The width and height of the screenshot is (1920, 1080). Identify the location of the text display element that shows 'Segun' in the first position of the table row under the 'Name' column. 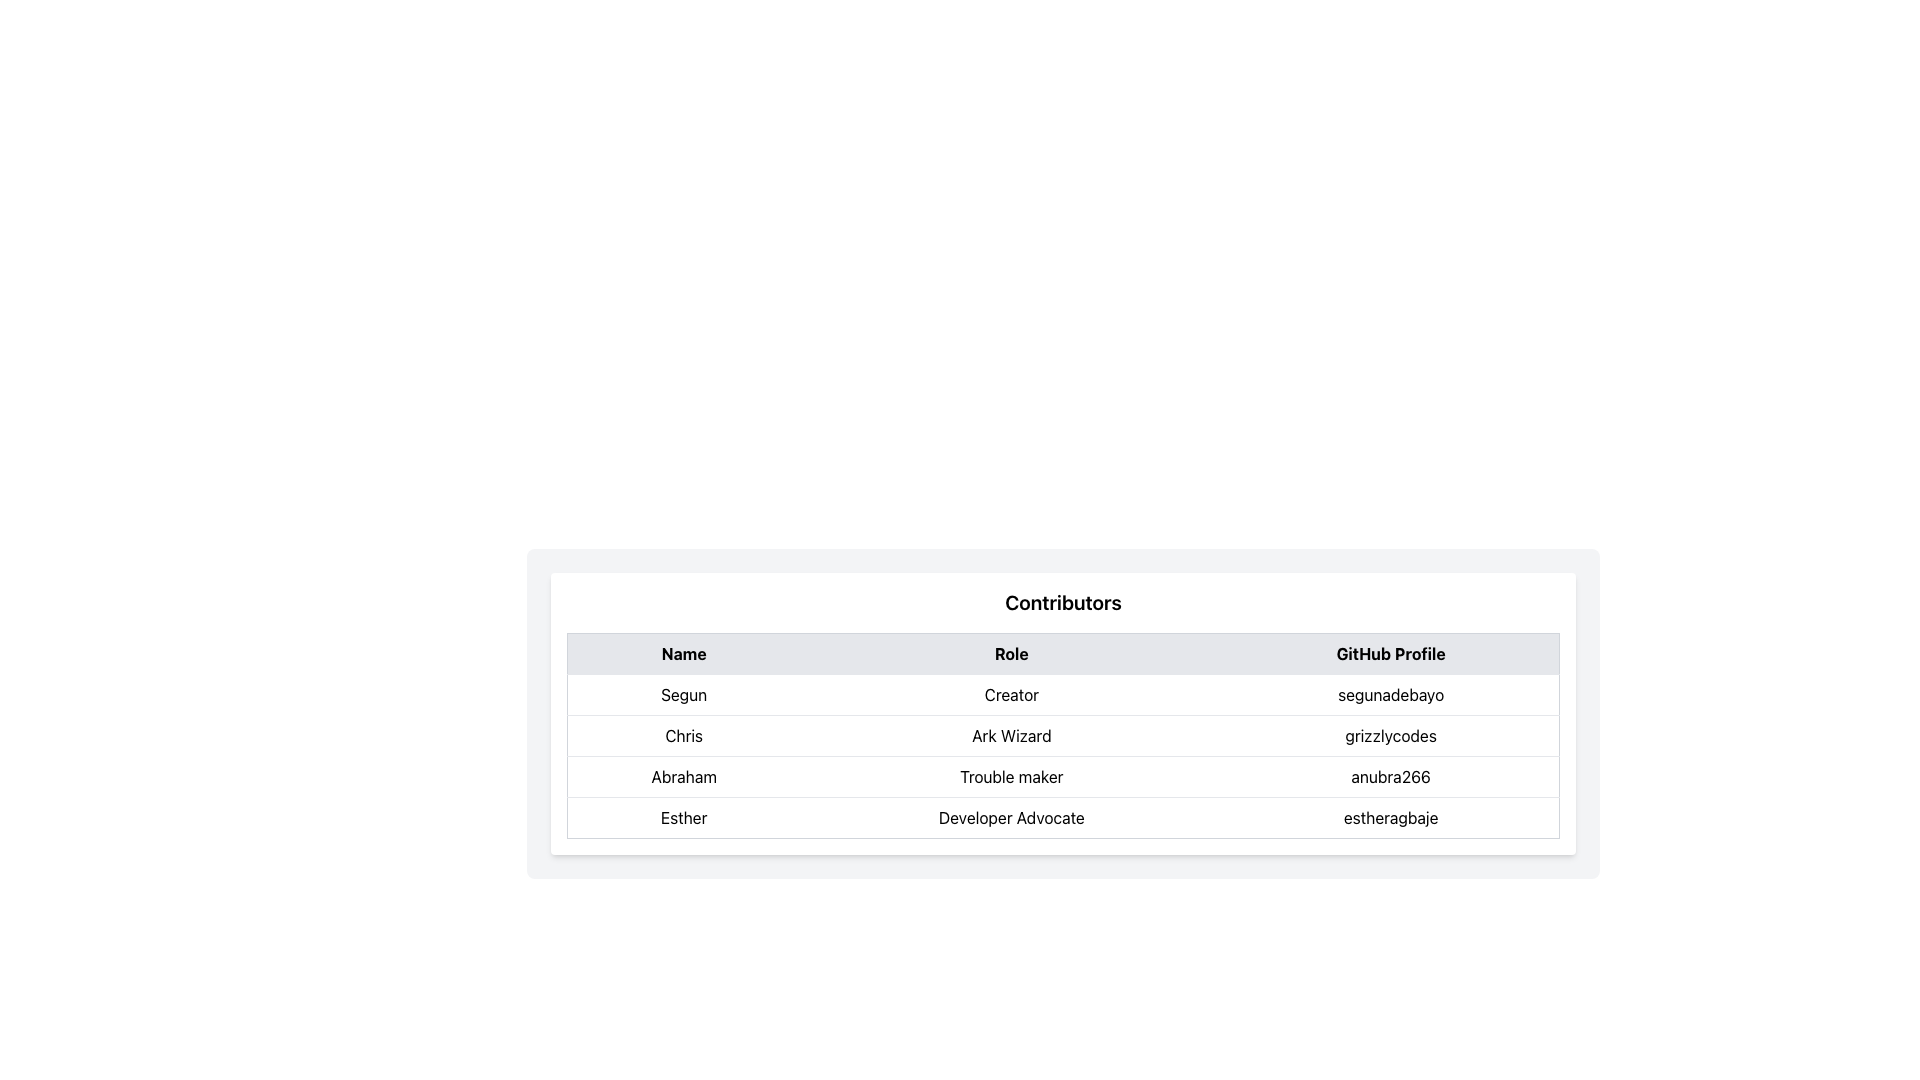
(683, 693).